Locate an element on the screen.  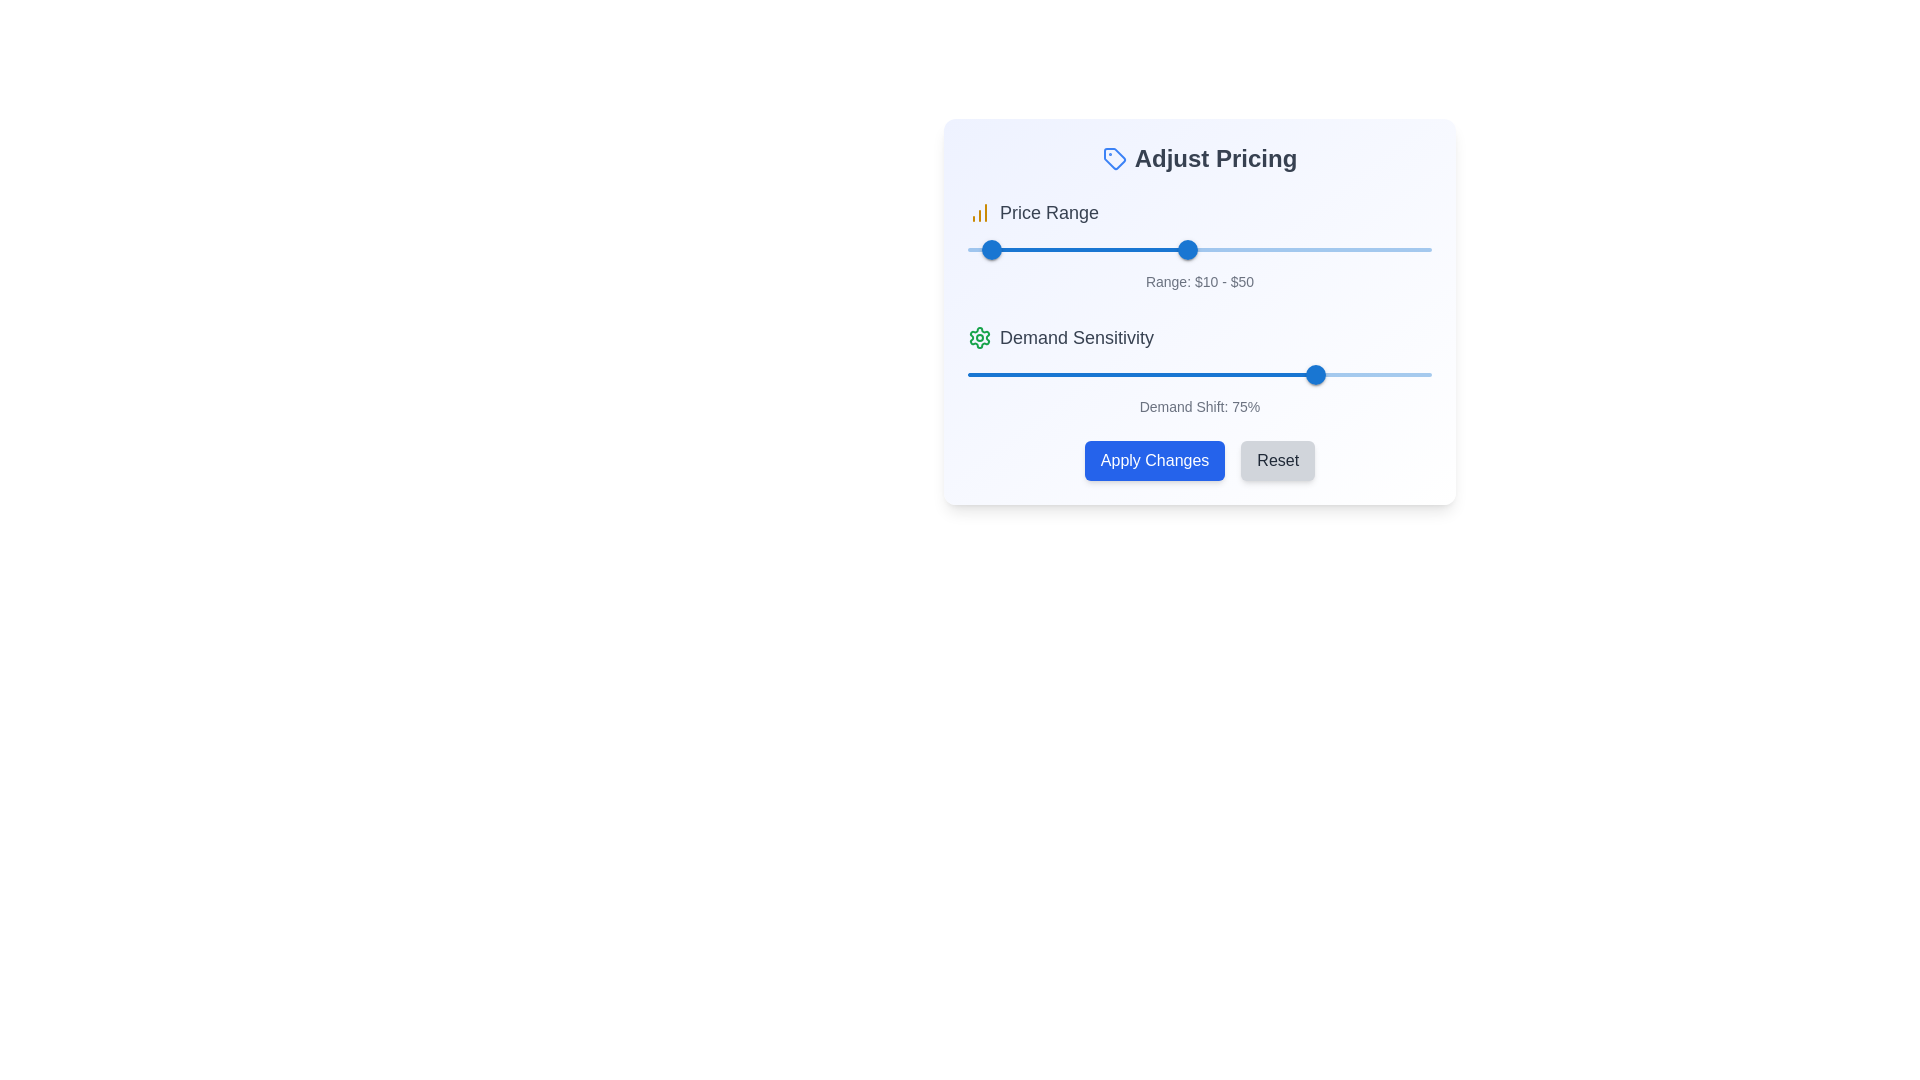
the price range slider is located at coordinates (1177, 249).